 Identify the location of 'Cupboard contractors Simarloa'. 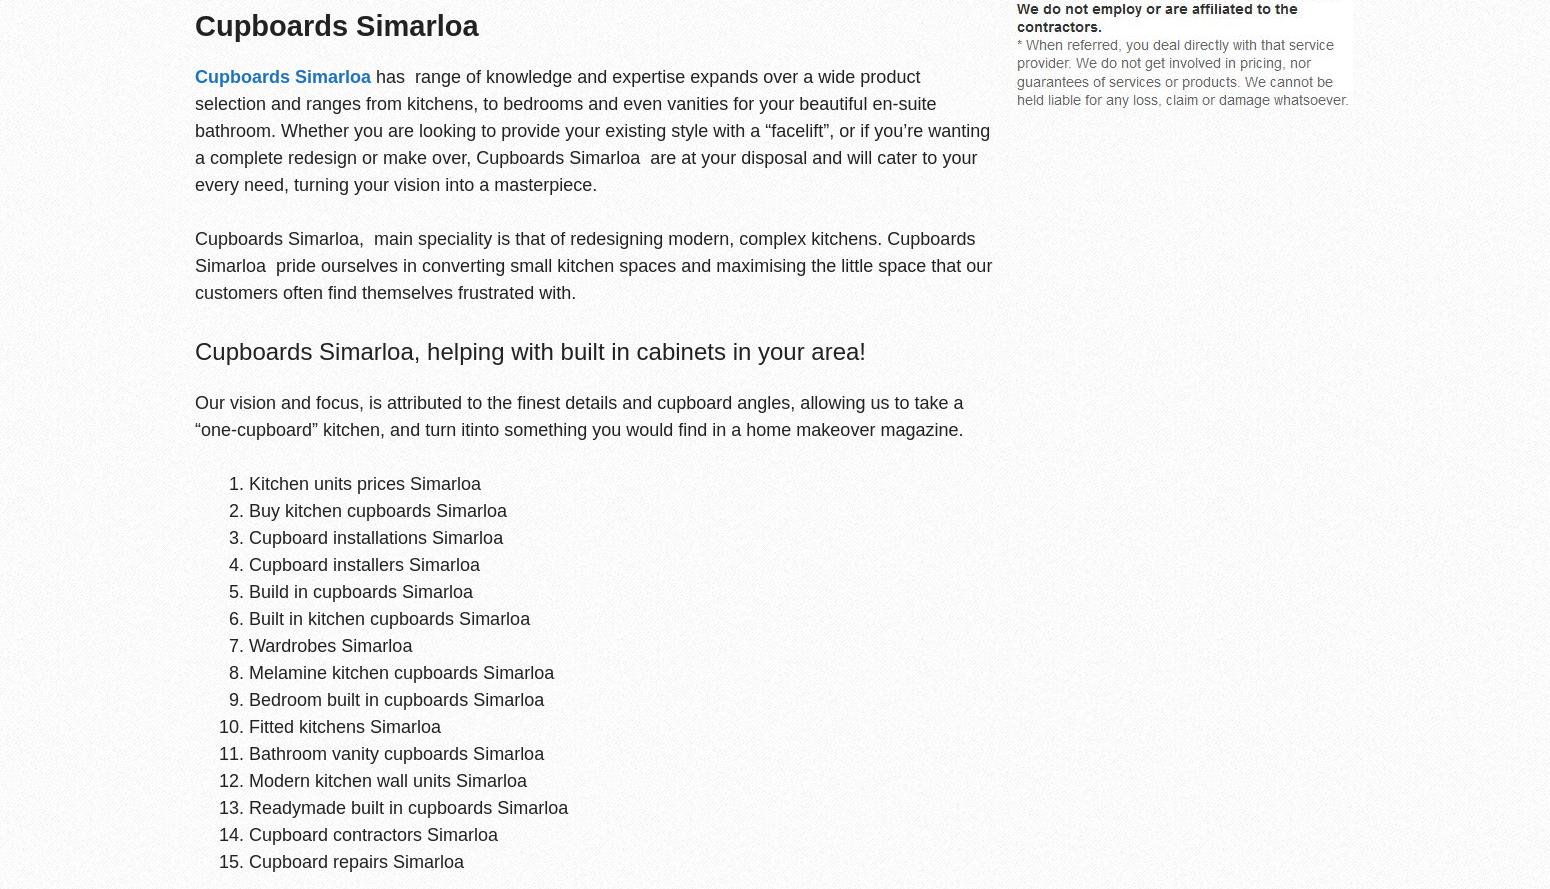
(372, 832).